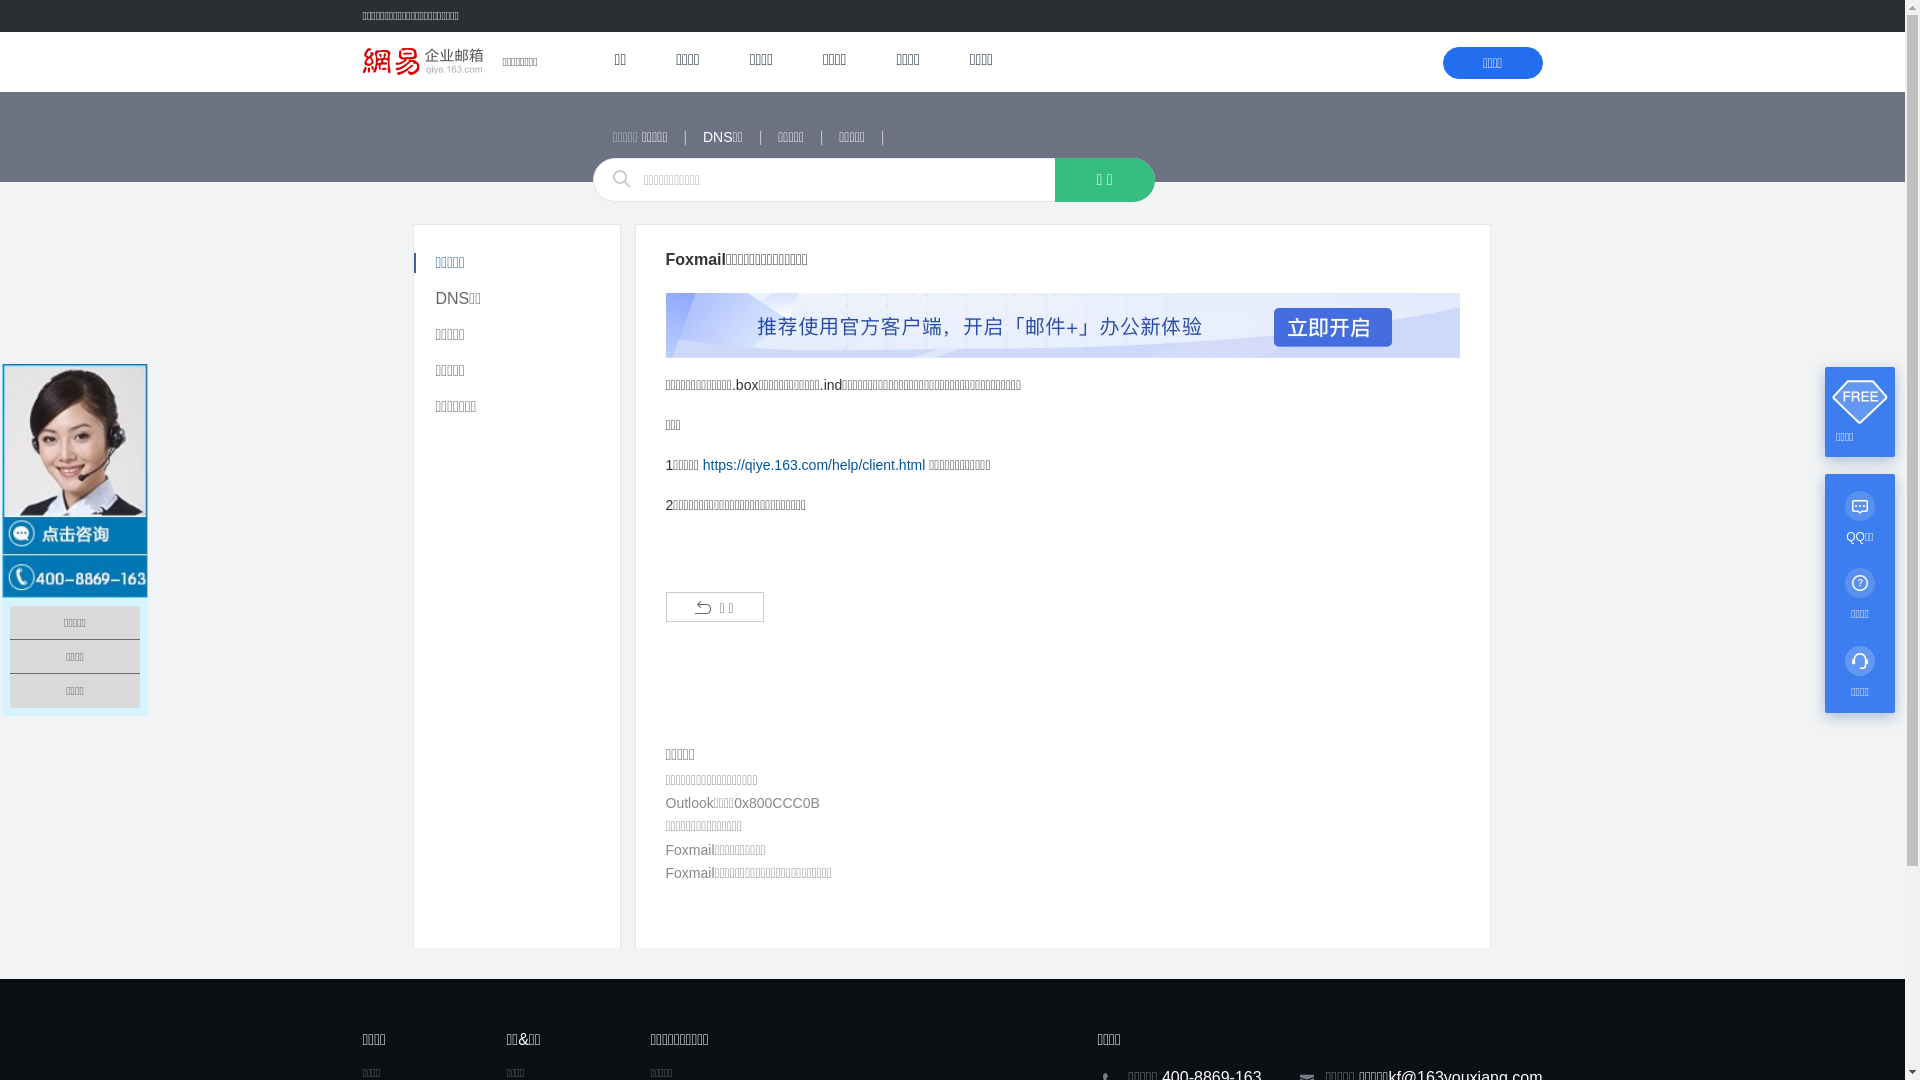 Image resolution: width=1920 pixels, height=1080 pixels. What do you see at coordinates (814, 465) in the screenshot?
I see `'https://qiye.163.com/help/client.html'` at bounding box center [814, 465].